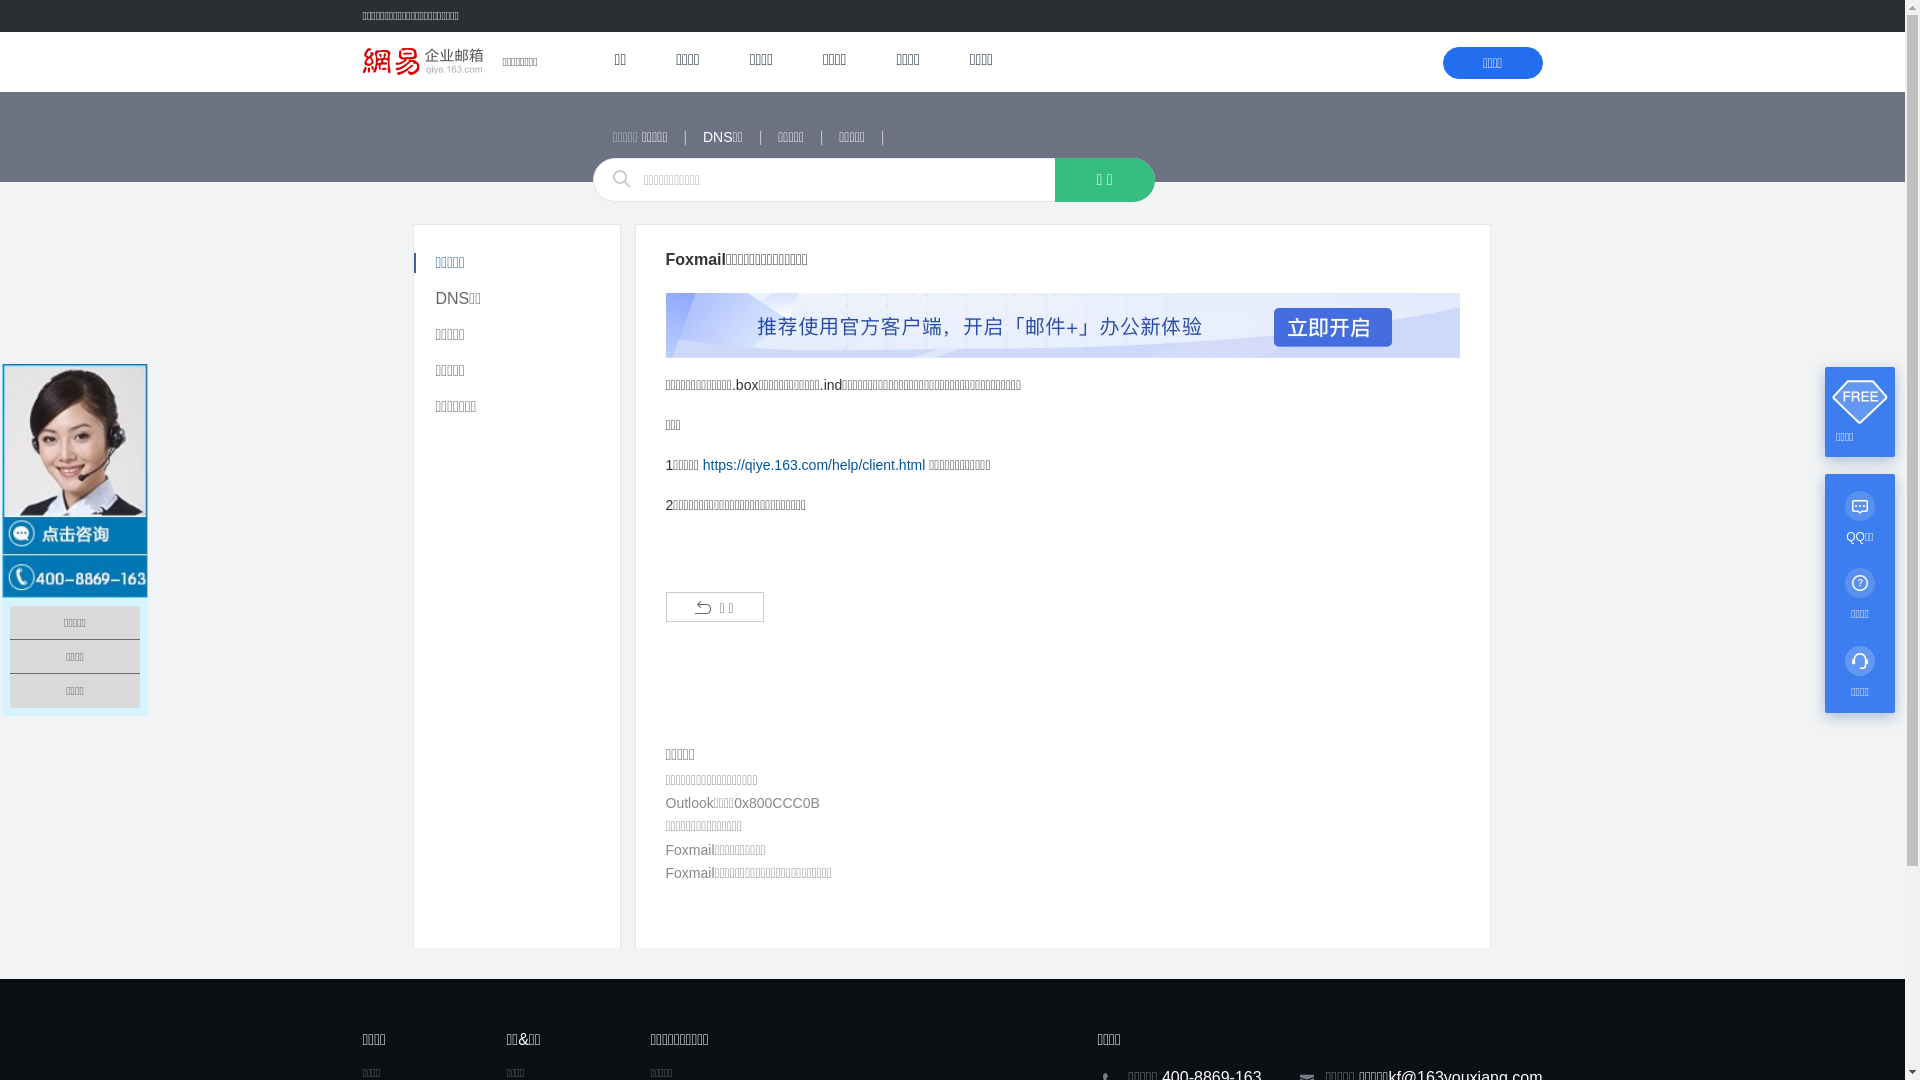 Image resolution: width=1920 pixels, height=1080 pixels. What do you see at coordinates (814, 465) in the screenshot?
I see `'https://qiye.163.com/help/client.html'` at bounding box center [814, 465].